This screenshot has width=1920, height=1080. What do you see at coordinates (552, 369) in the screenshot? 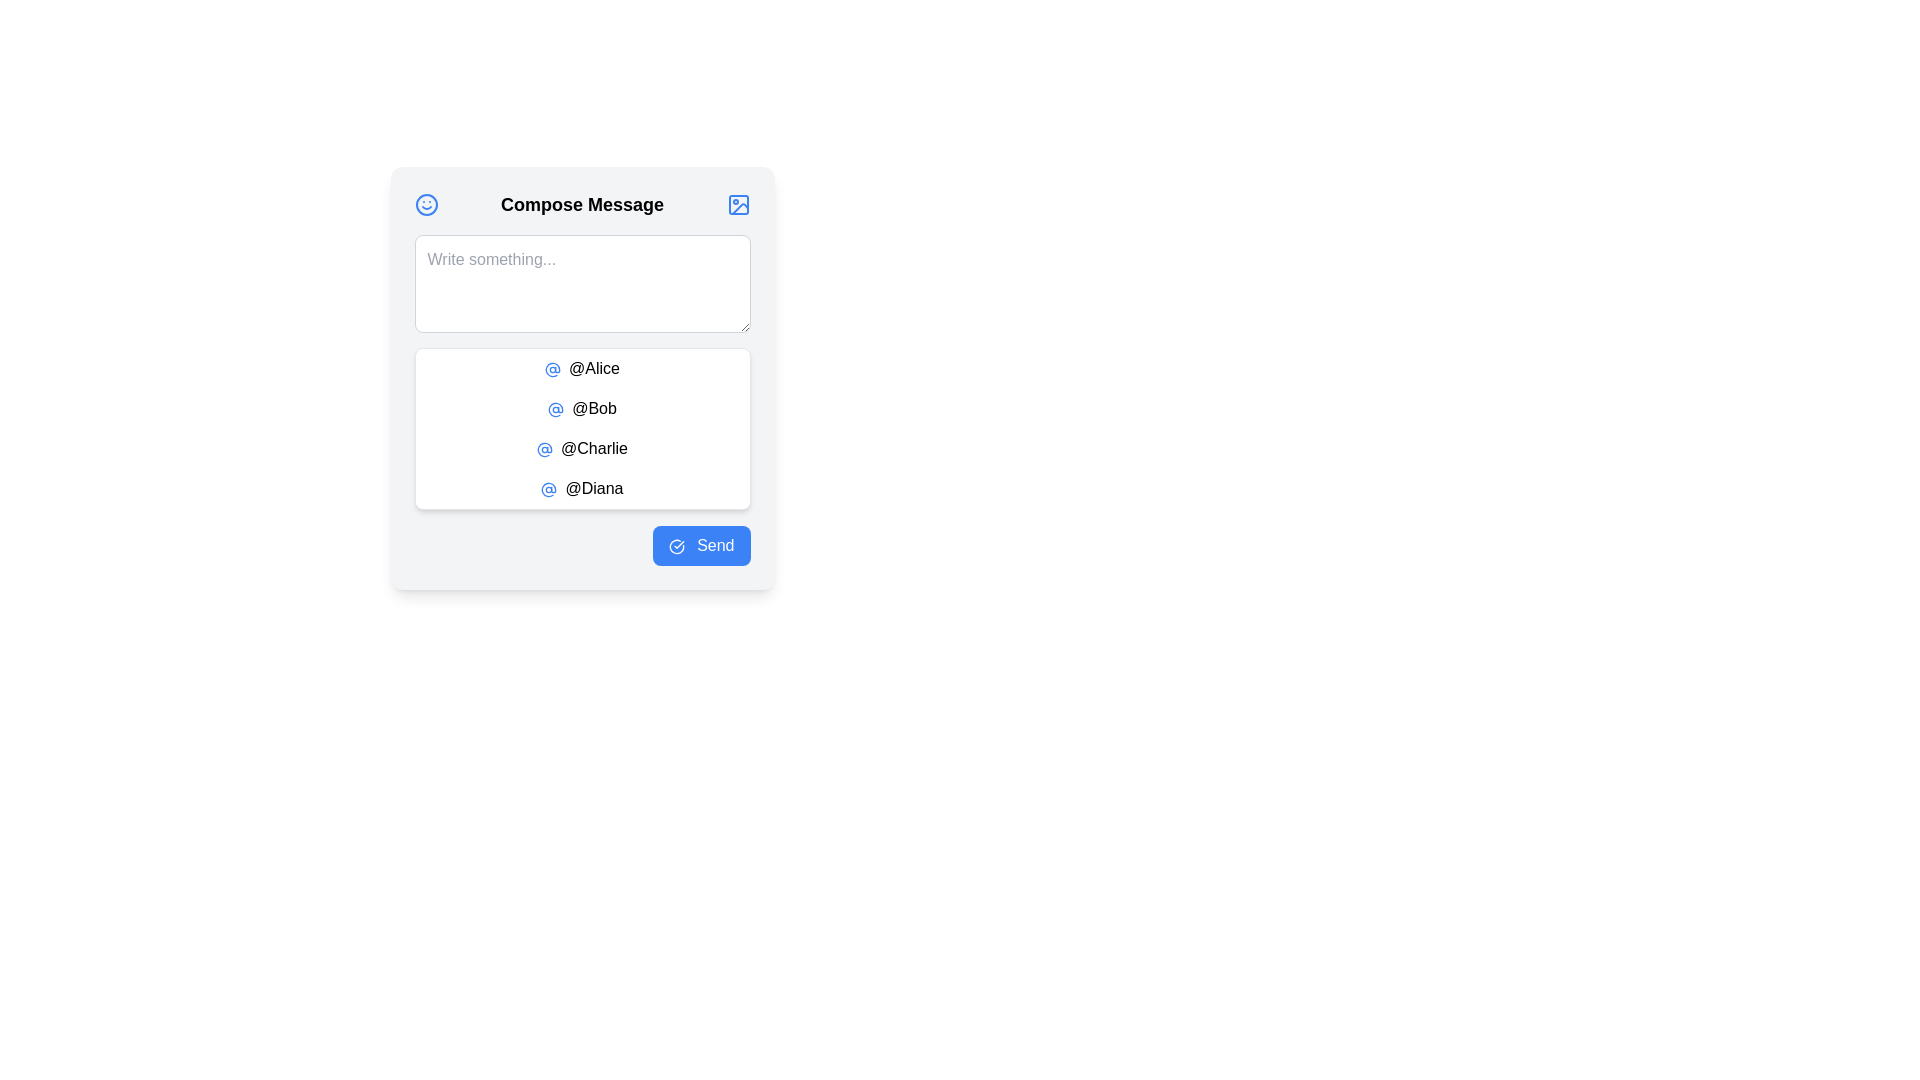
I see `the small blue circular decorative icon resembling an '@' sign located to the left of the text '@Alice' in the suggestion list under the 'Compose Message' input box` at bounding box center [552, 369].